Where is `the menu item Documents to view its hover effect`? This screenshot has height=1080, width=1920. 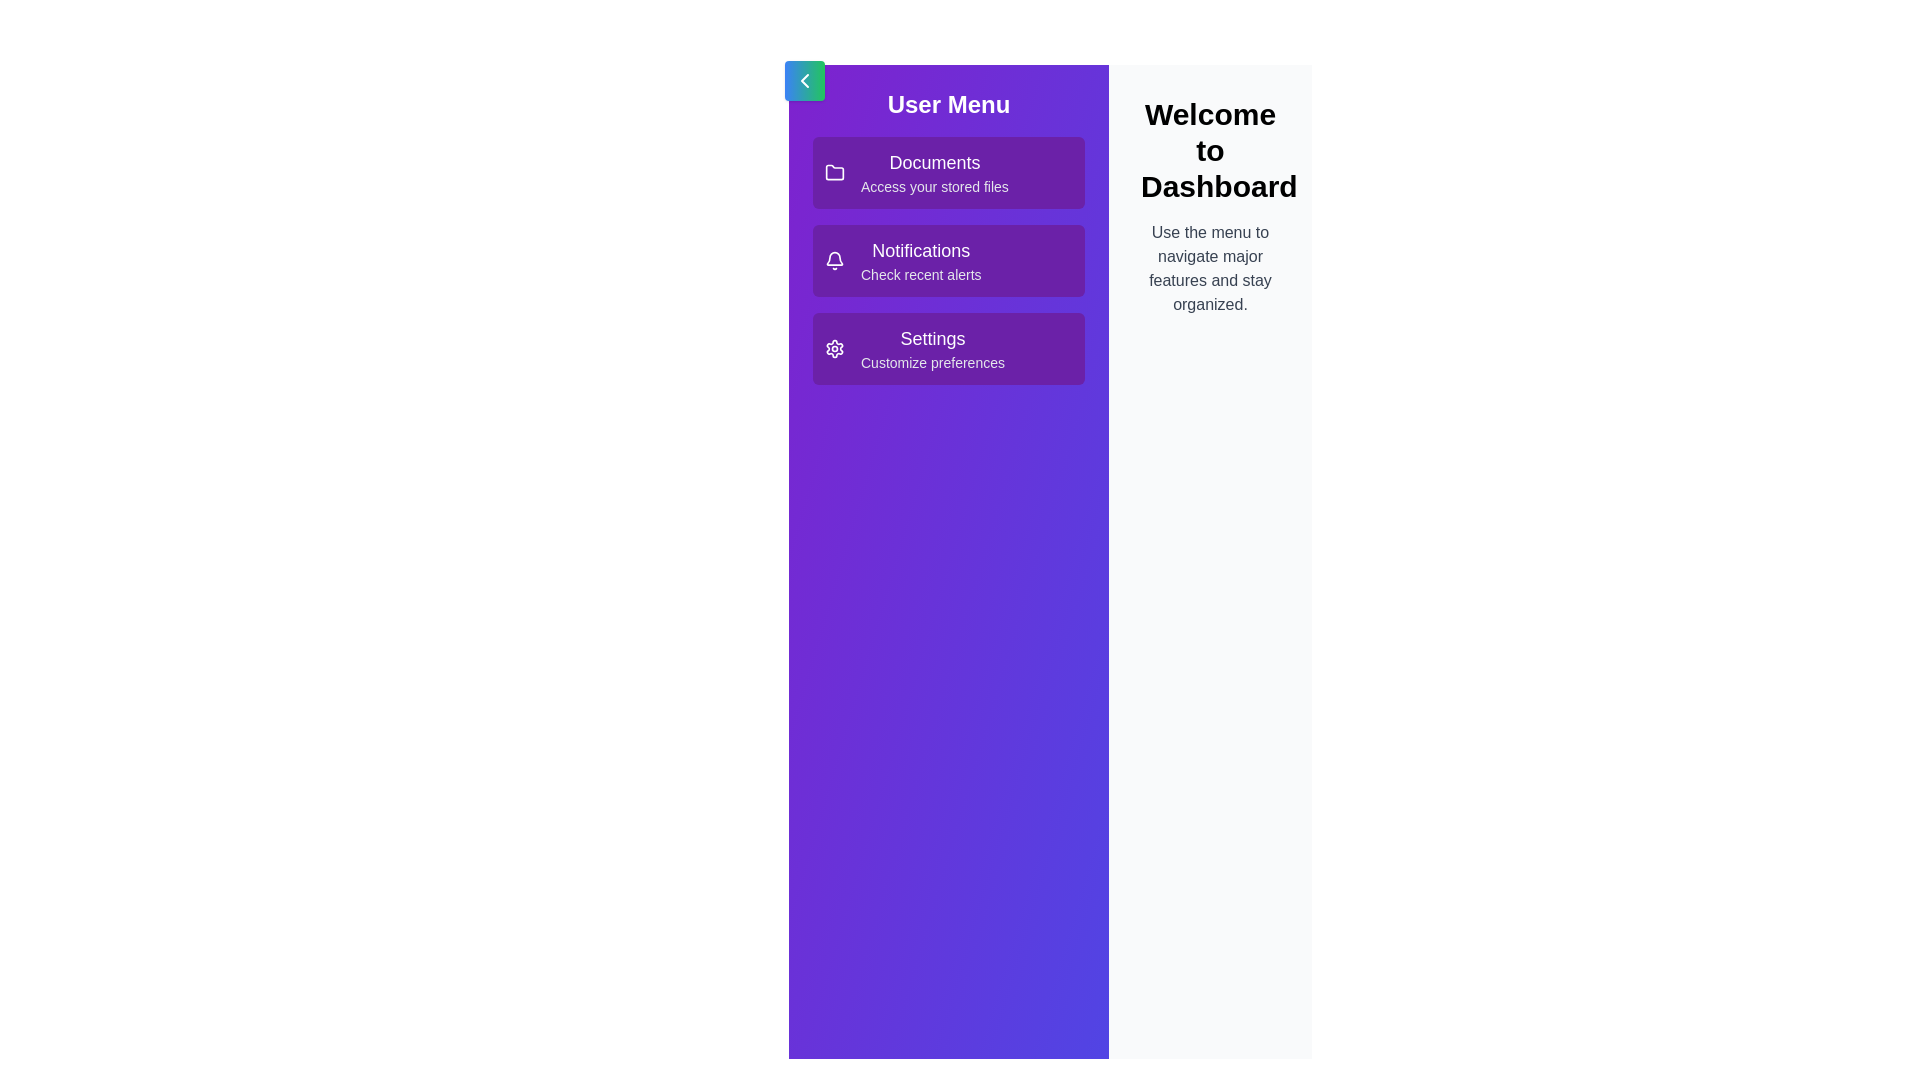
the menu item Documents to view its hover effect is located at coordinates (948, 172).